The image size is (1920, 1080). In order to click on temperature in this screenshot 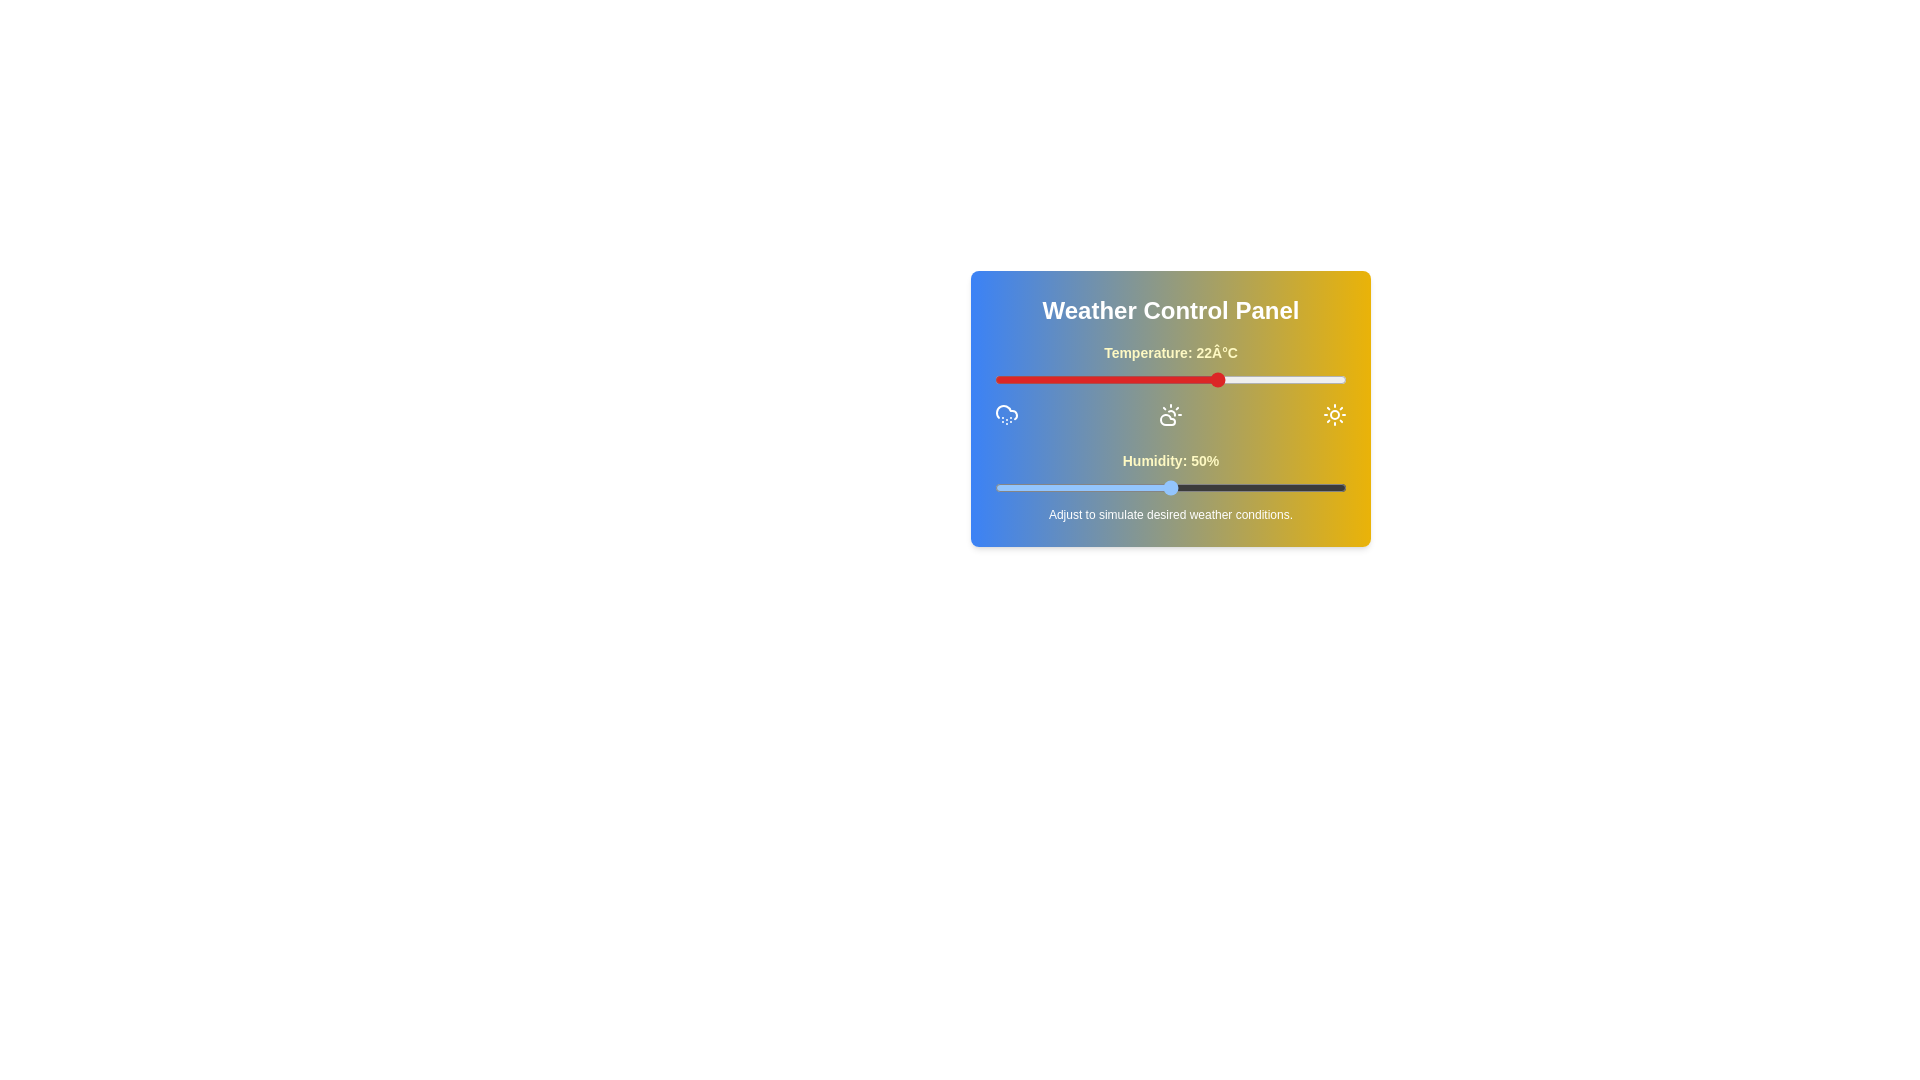, I will do `click(1163, 380)`.